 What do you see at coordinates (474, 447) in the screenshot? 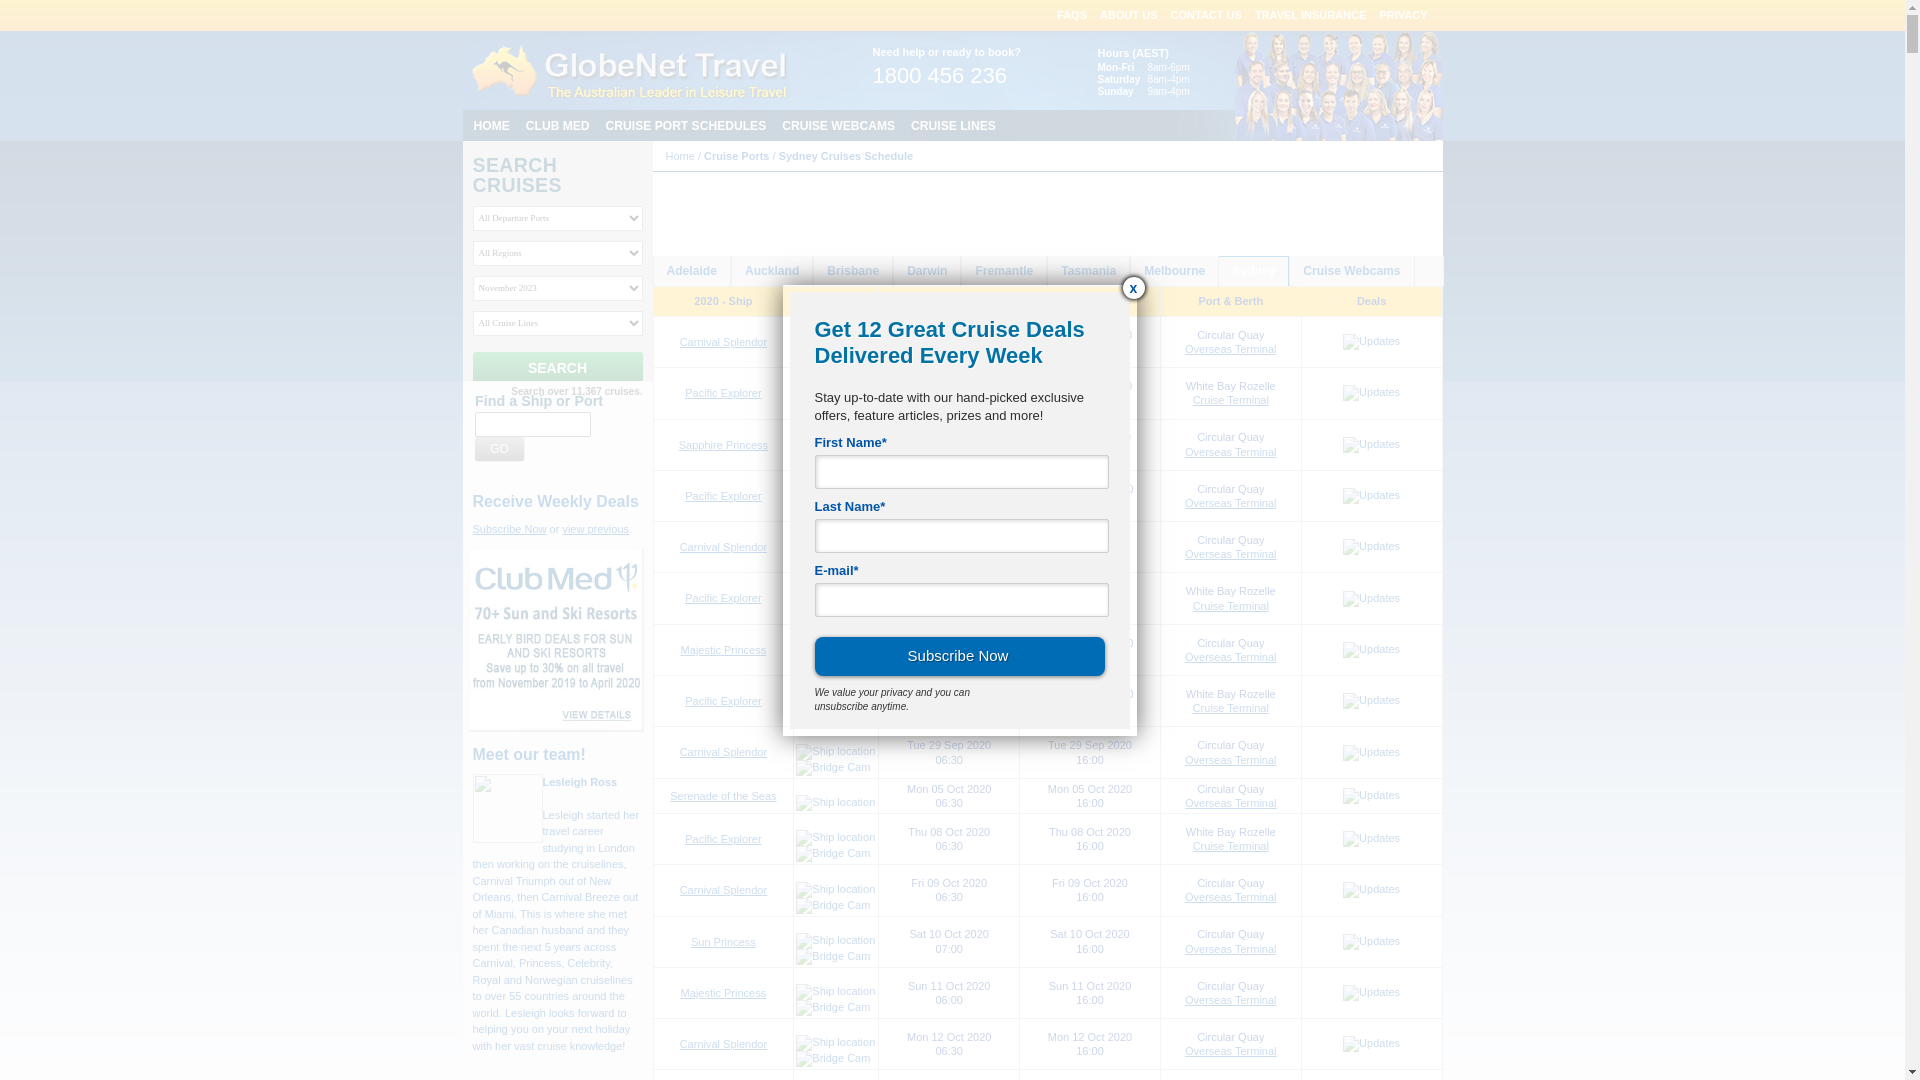
I see `'GO'` at bounding box center [474, 447].